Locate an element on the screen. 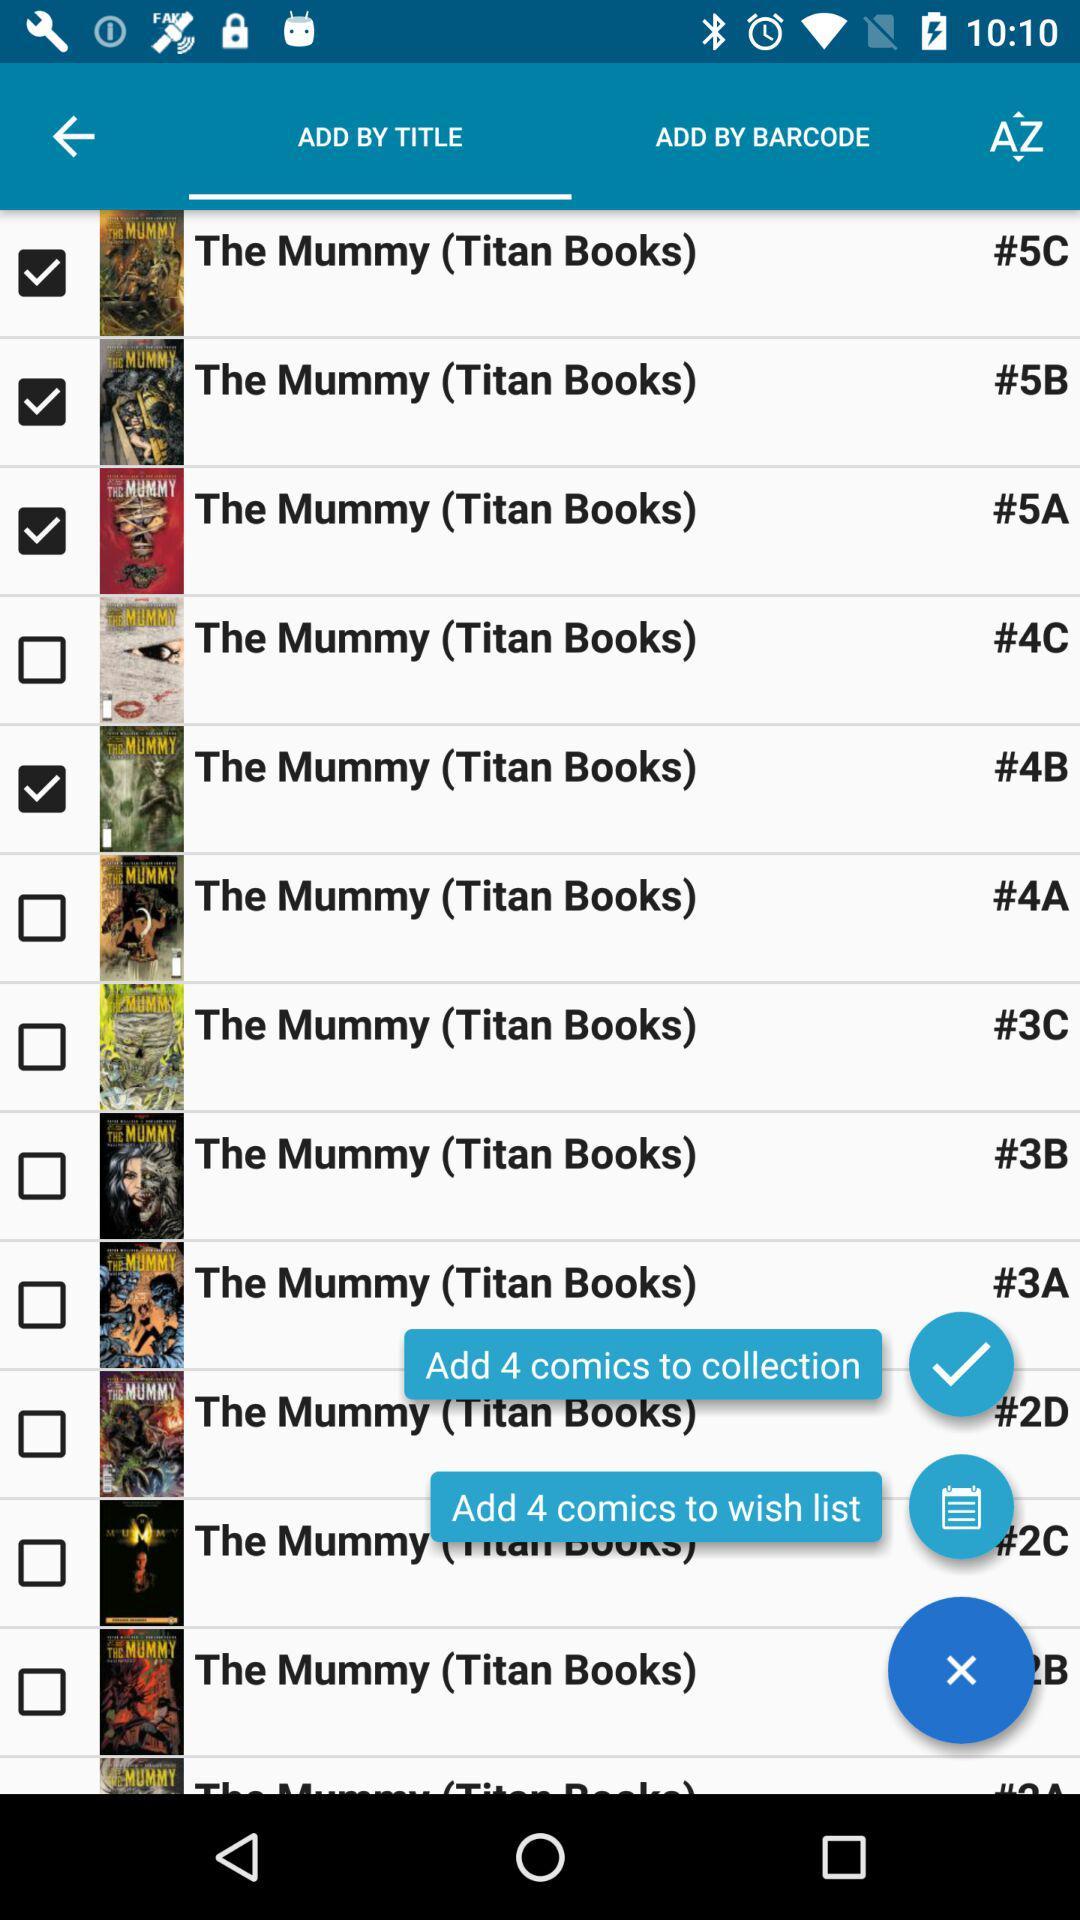 The height and width of the screenshot is (1920, 1080). selection is located at coordinates (140, 660).